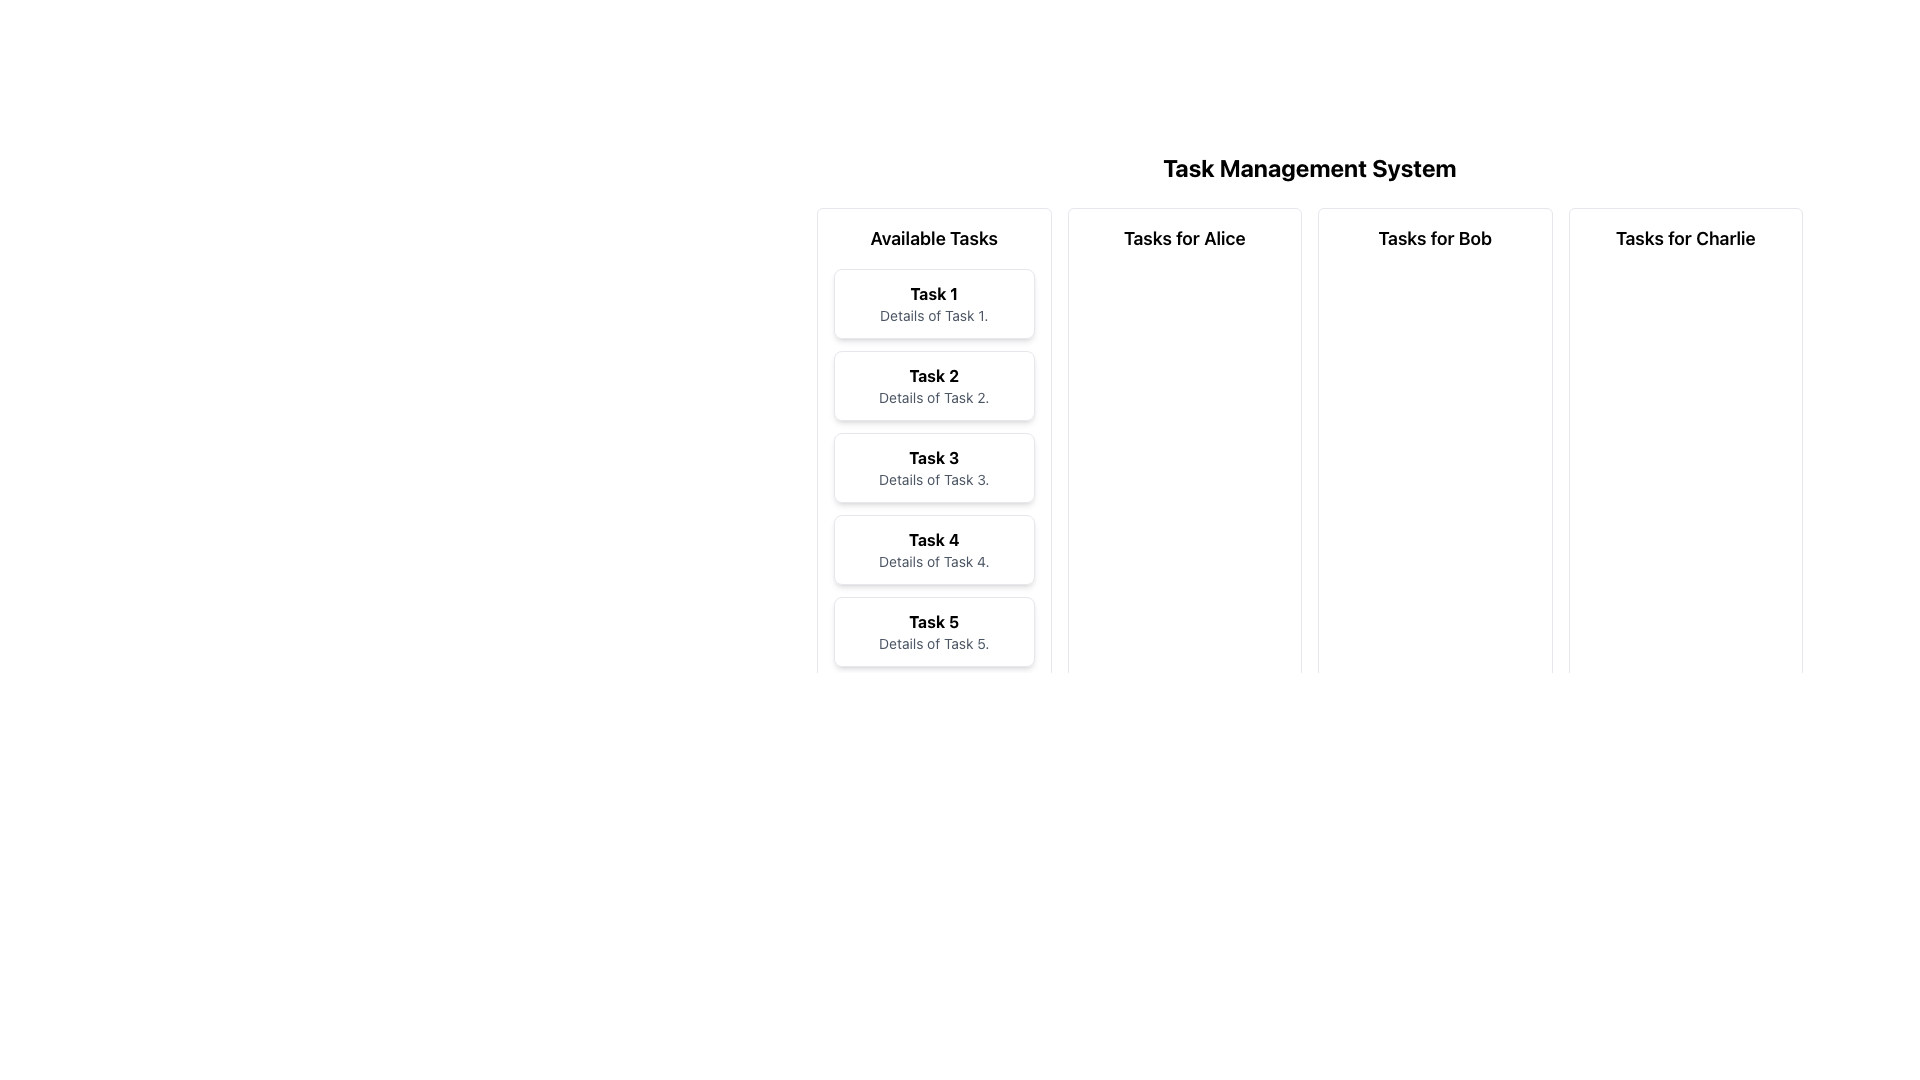 The image size is (1920, 1080). Describe the element at coordinates (933, 620) in the screenshot. I see `the text display element showing 'Task 5' in bold, located in the fifth task card of the 'Available Tasks' section` at that location.